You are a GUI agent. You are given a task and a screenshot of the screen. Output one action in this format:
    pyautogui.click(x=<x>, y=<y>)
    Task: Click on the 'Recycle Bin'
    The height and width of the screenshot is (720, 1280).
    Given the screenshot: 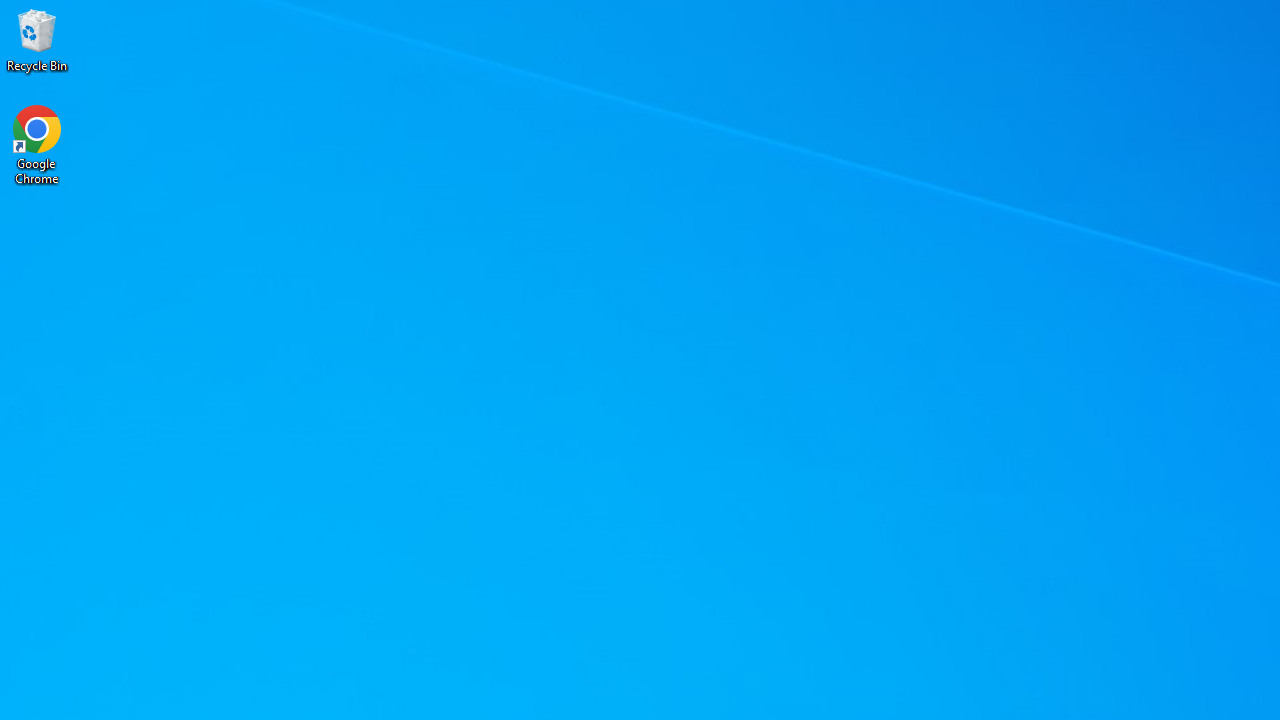 What is the action you would take?
    pyautogui.click(x=37, y=39)
    